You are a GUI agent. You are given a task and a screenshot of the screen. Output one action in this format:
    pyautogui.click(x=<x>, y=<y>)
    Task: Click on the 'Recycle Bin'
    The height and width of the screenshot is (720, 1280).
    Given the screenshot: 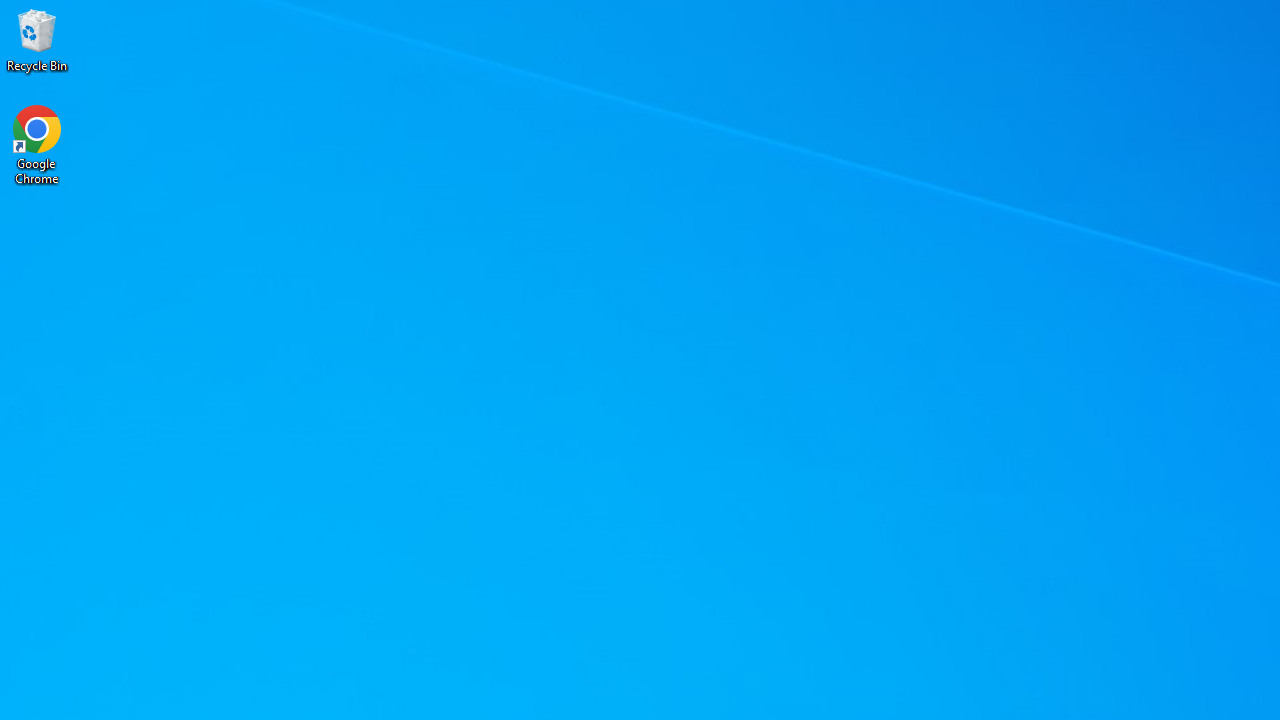 What is the action you would take?
    pyautogui.click(x=37, y=39)
    